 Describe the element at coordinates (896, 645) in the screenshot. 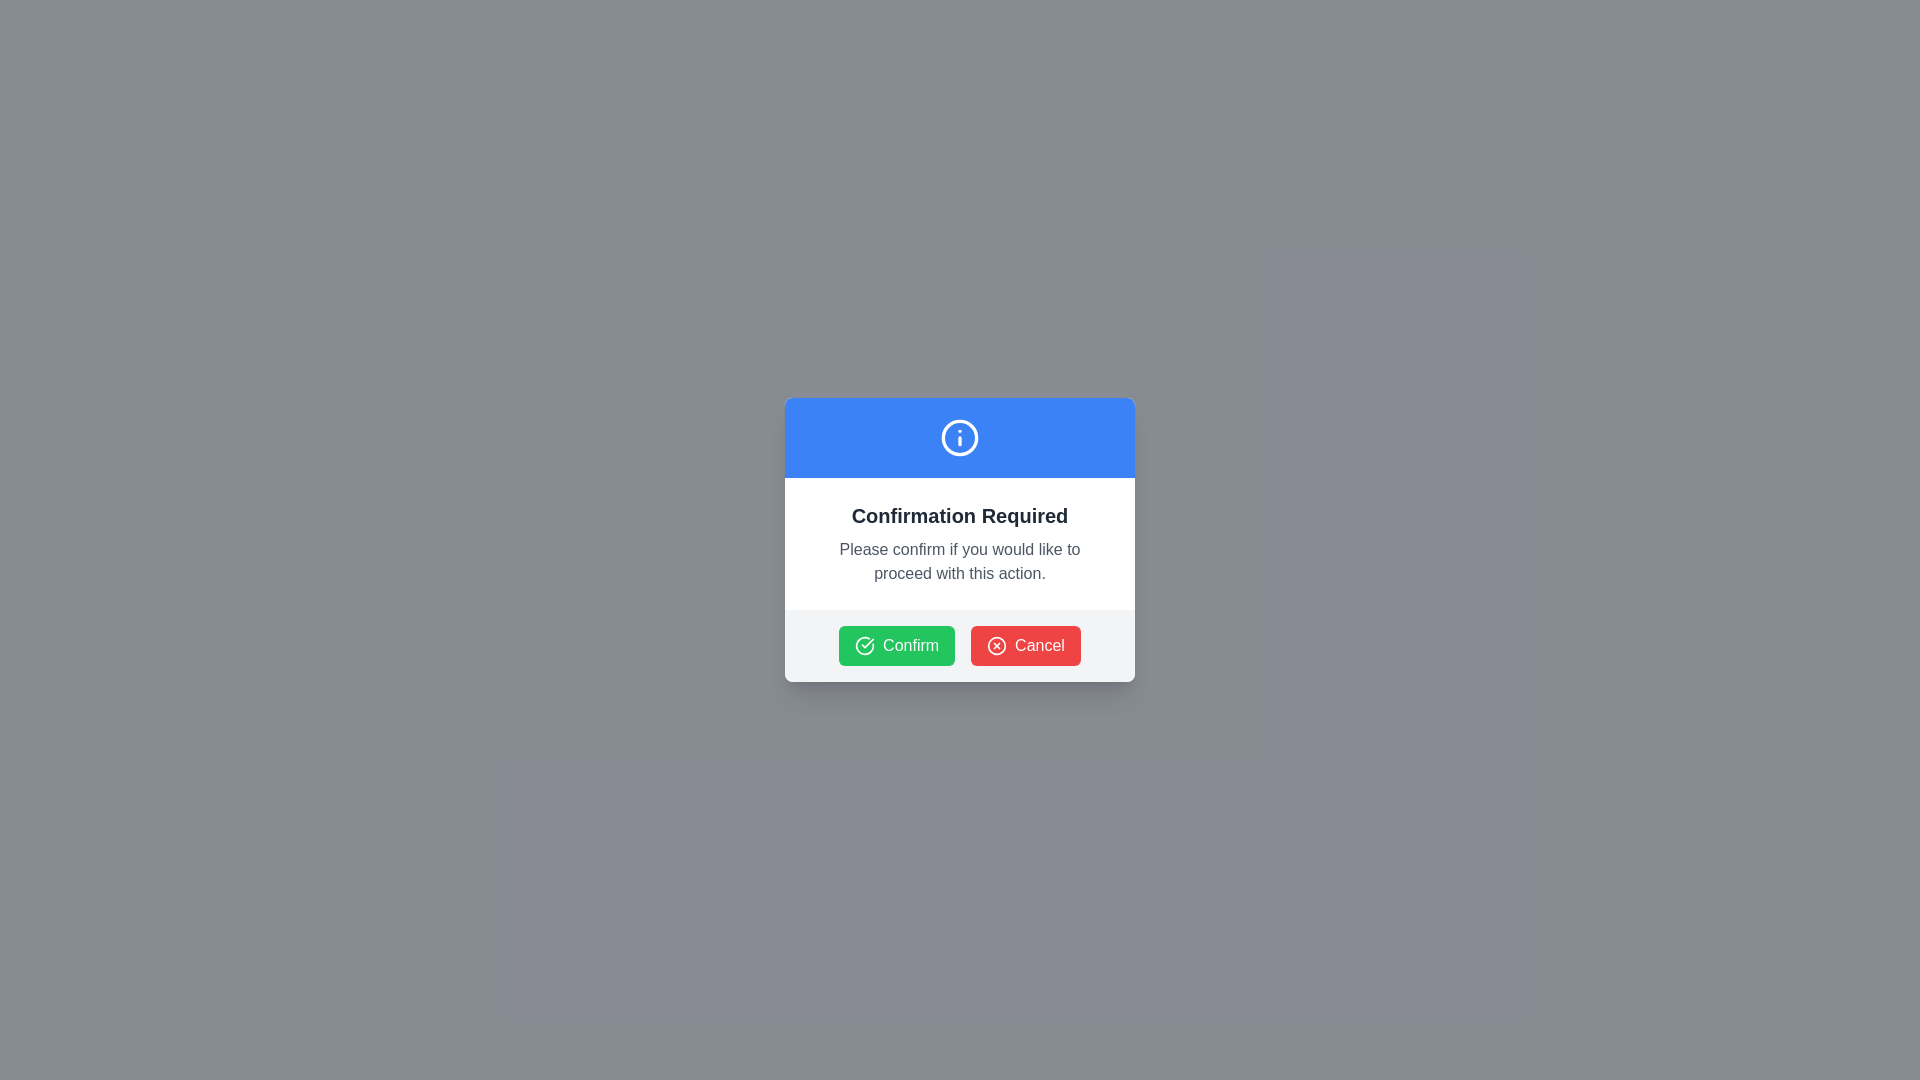

I see `the green 'Confirm' button with a white checkmark icon` at that location.